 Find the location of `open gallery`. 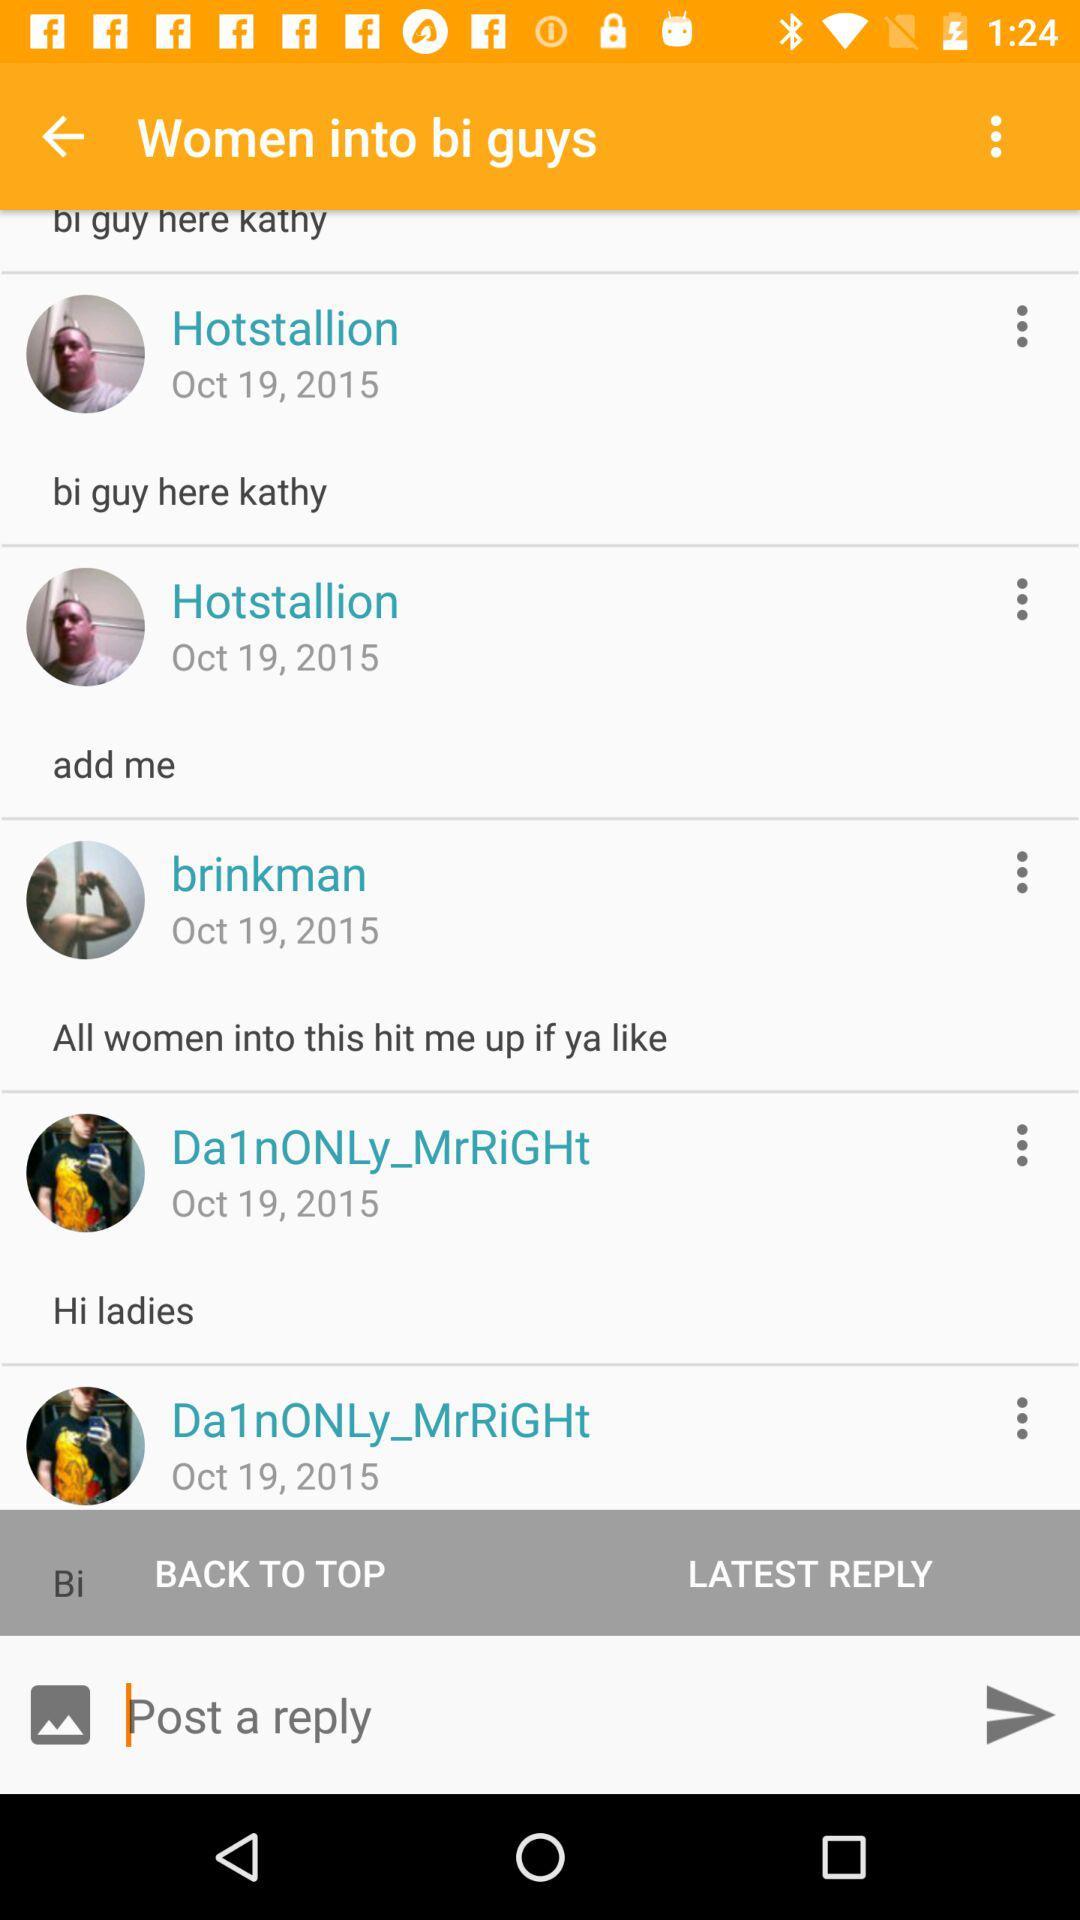

open gallery is located at coordinates (59, 1713).